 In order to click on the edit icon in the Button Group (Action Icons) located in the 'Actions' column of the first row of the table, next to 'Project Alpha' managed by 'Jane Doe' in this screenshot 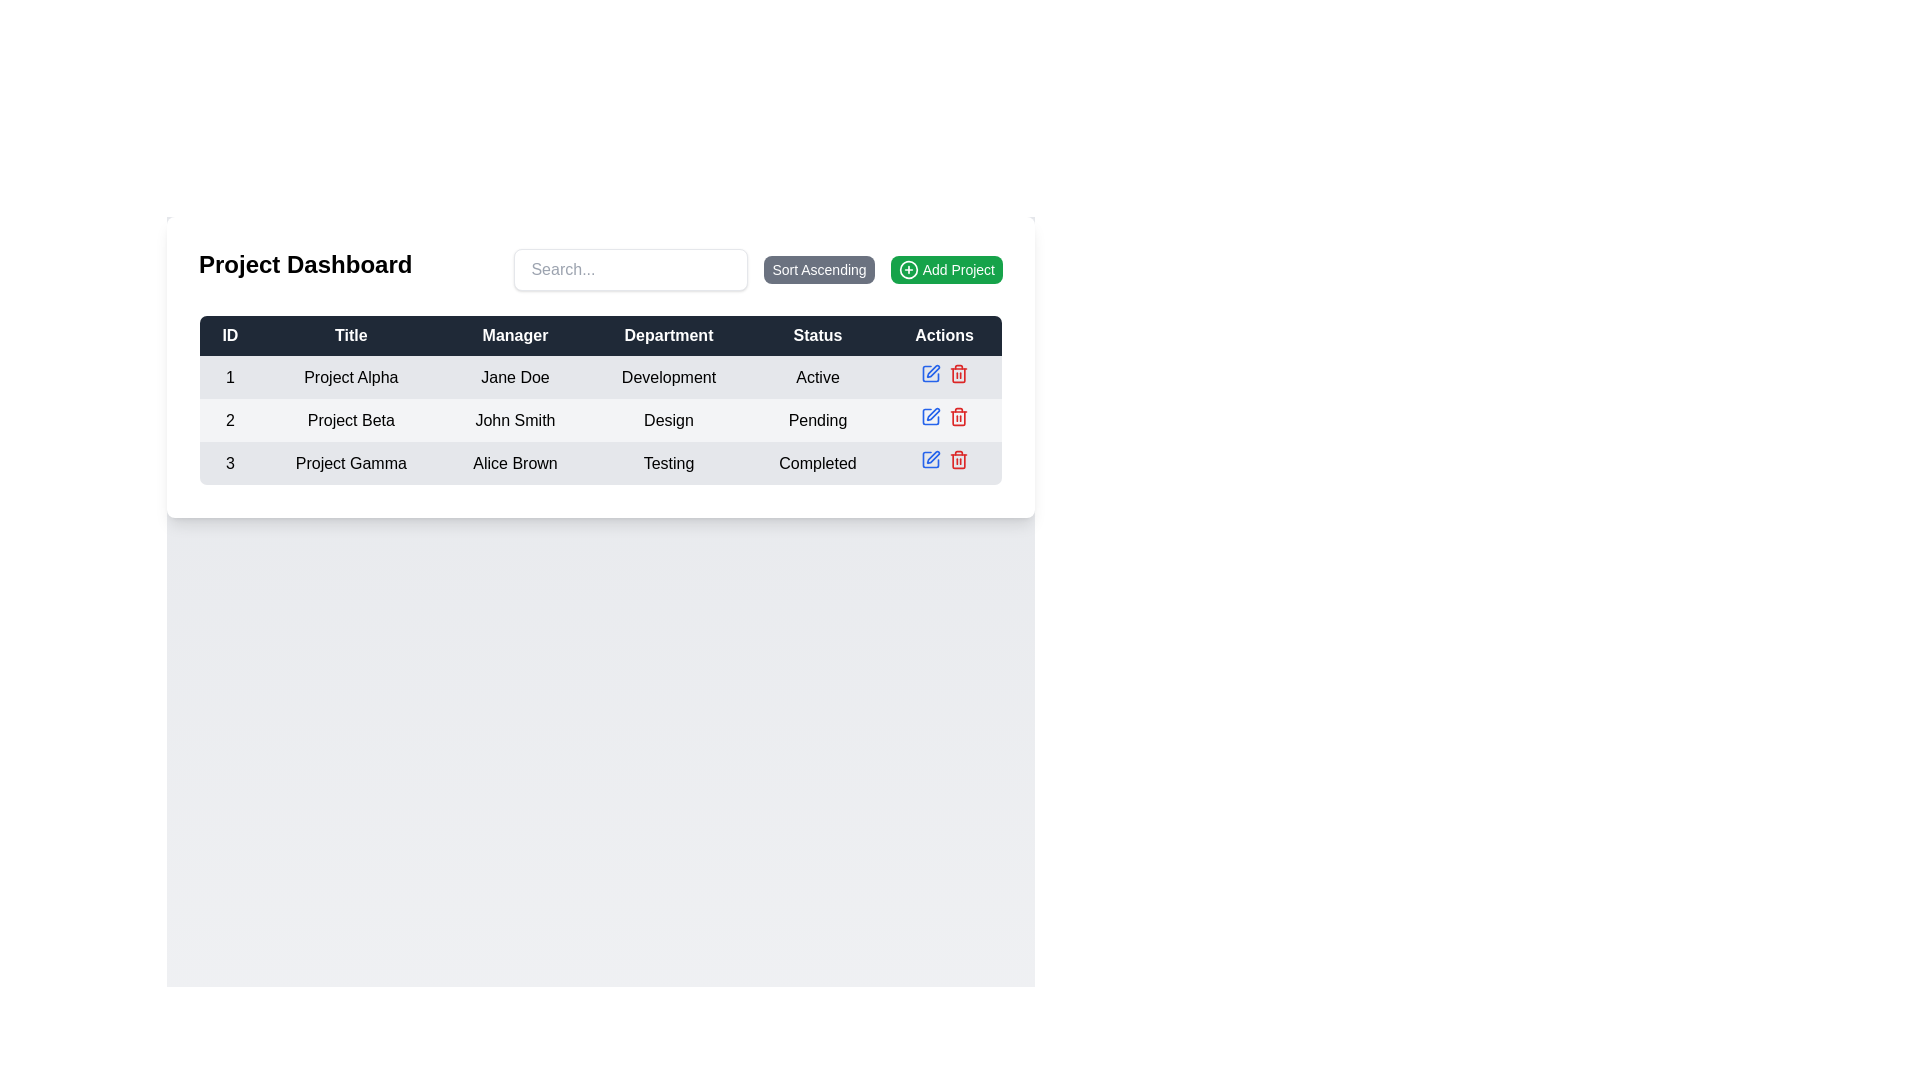, I will do `click(943, 377)`.